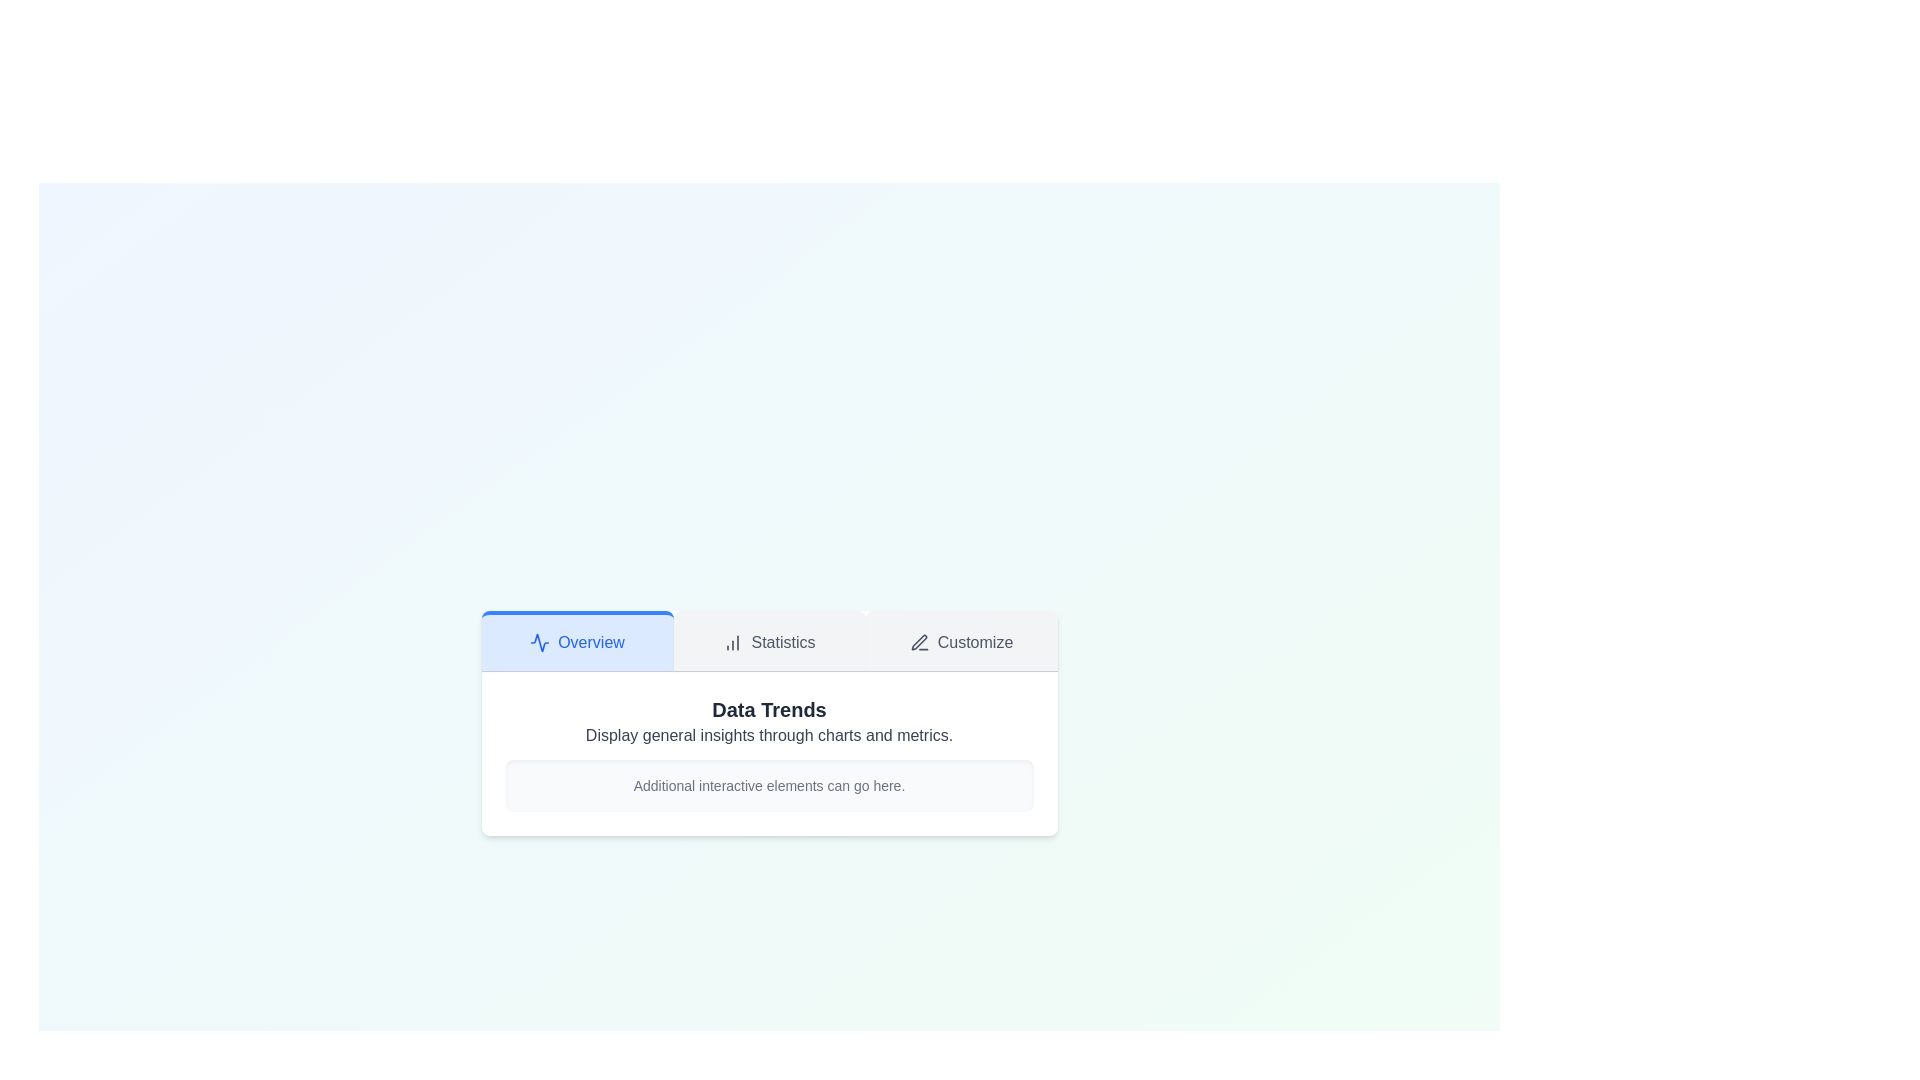 This screenshot has height=1080, width=1920. What do you see at coordinates (576, 640) in the screenshot?
I see `the Overview tab` at bounding box center [576, 640].